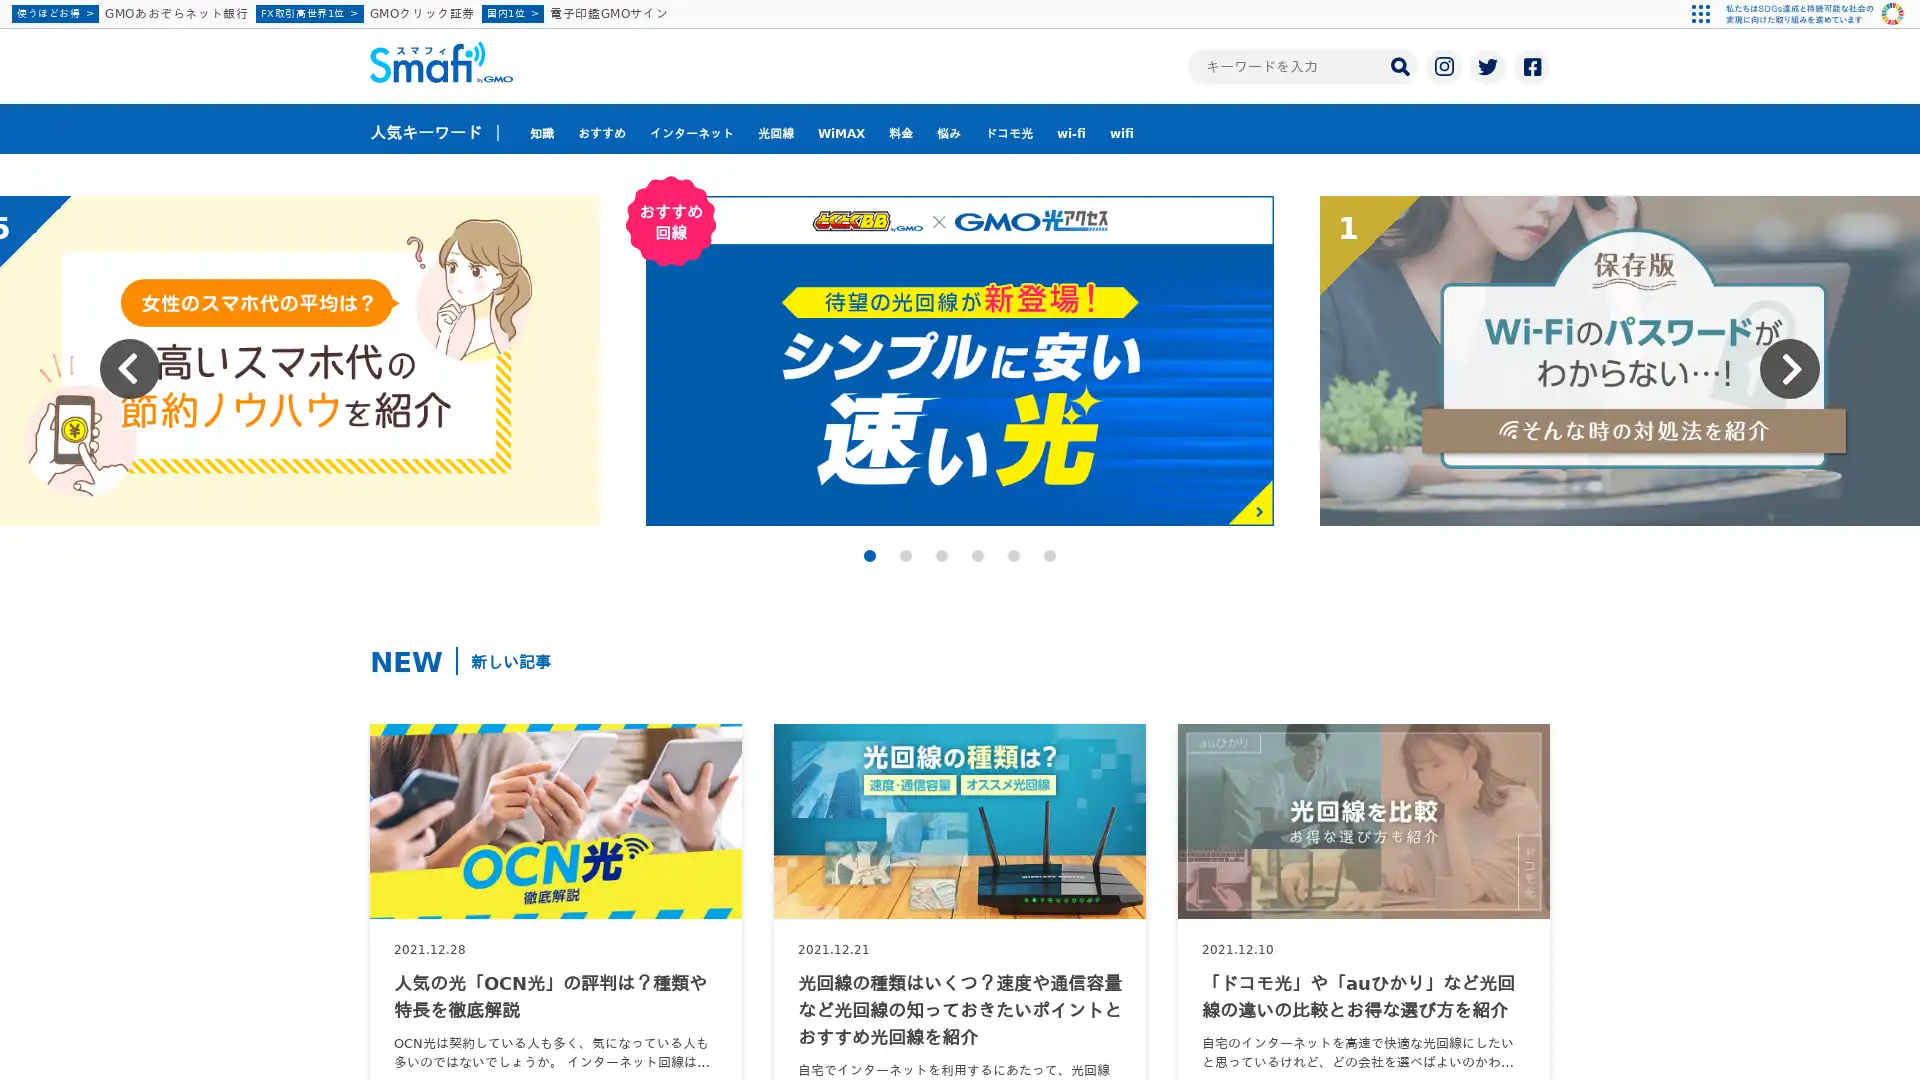 The width and height of the screenshot is (1920, 1080). I want to click on Previous, so click(128, 369).